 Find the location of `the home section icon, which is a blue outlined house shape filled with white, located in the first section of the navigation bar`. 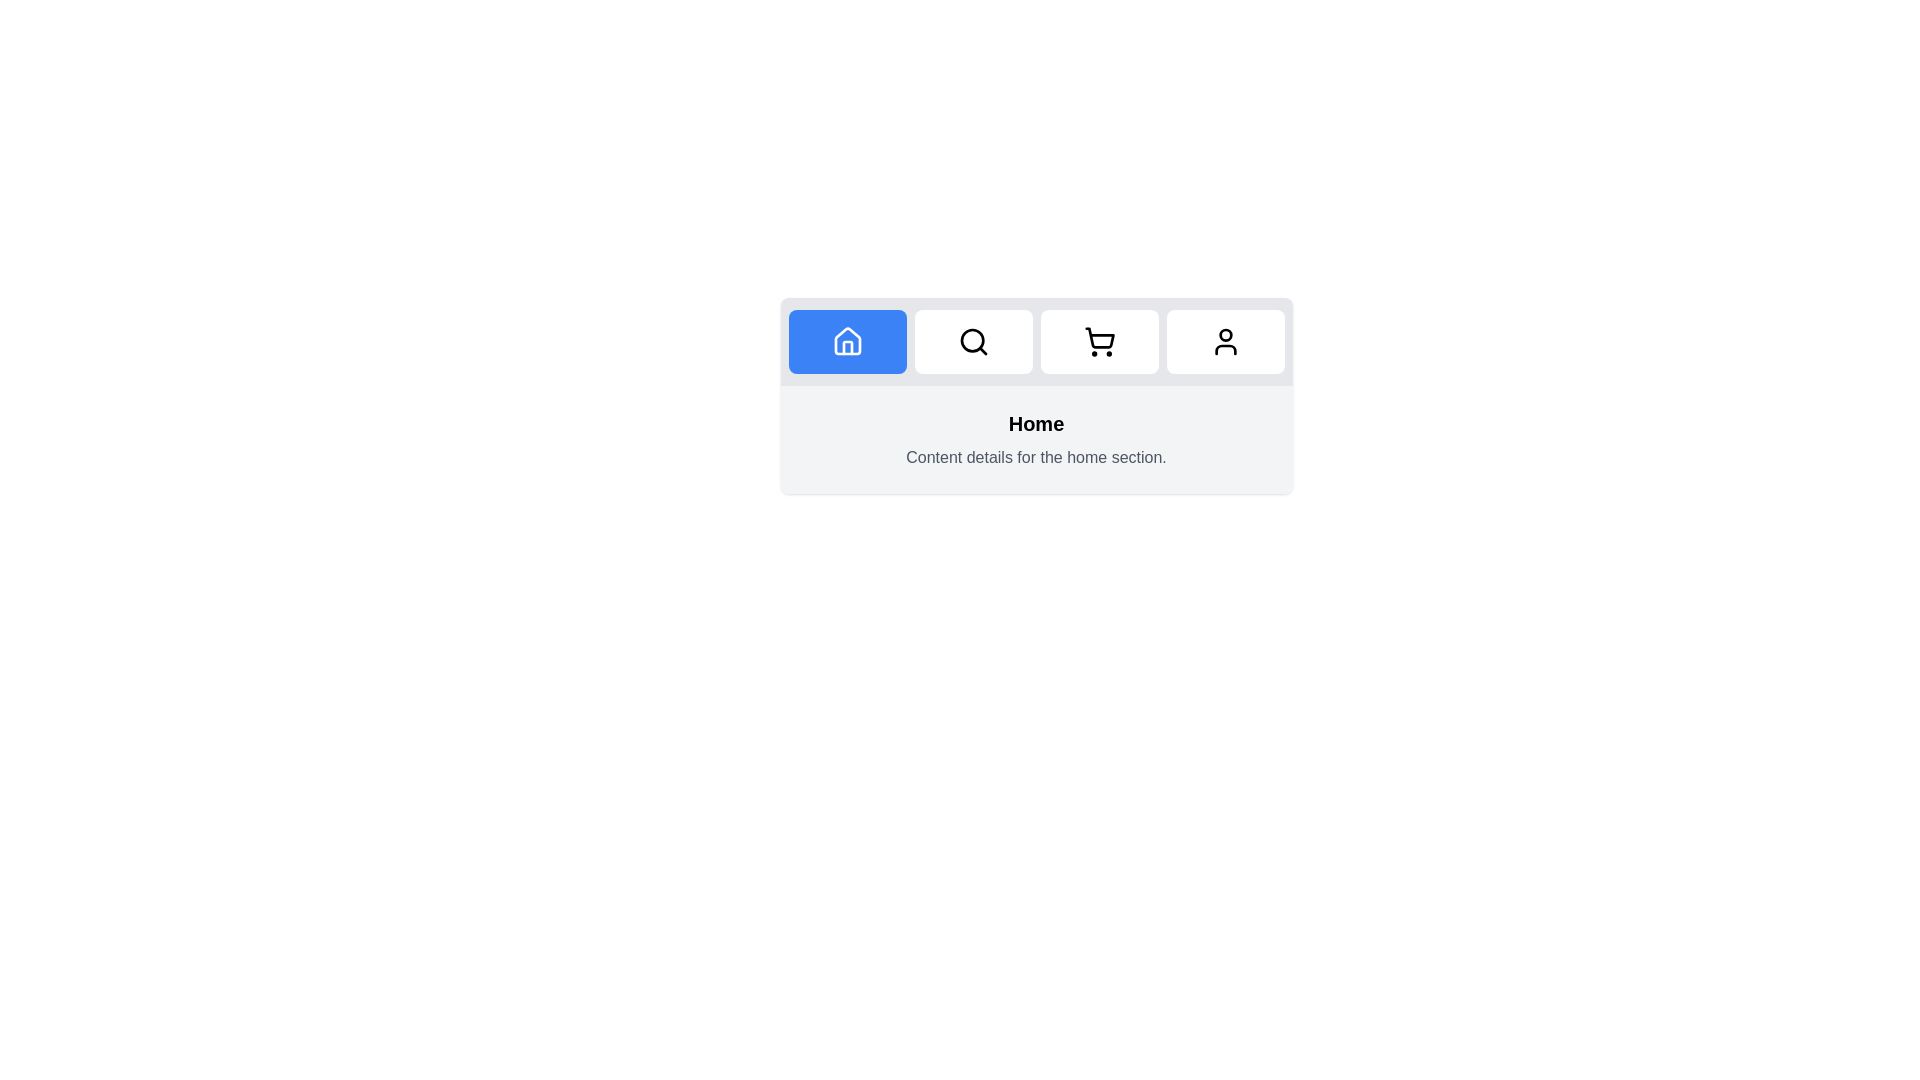

the home section icon, which is a blue outlined house shape filled with white, located in the first section of the navigation bar is located at coordinates (847, 340).